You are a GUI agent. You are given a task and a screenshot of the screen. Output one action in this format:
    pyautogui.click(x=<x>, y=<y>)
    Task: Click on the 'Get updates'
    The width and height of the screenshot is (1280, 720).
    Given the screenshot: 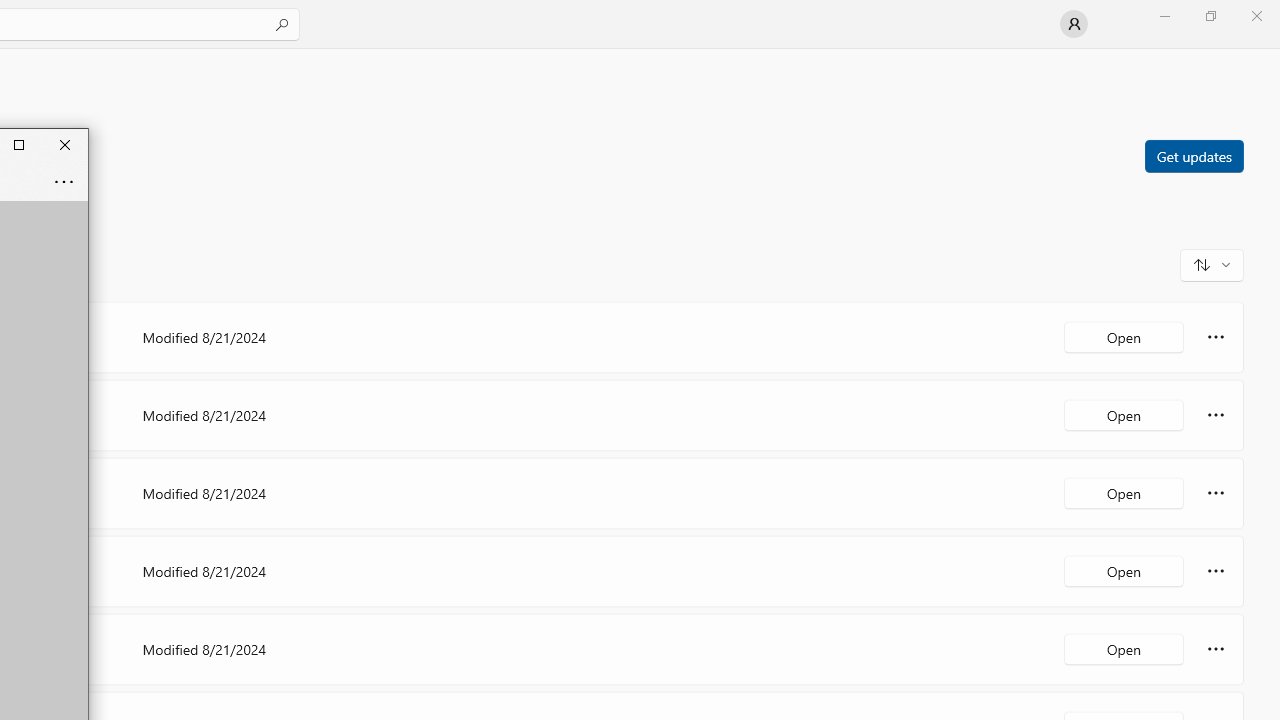 What is the action you would take?
    pyautogui.click(x=1193, y=154)
    